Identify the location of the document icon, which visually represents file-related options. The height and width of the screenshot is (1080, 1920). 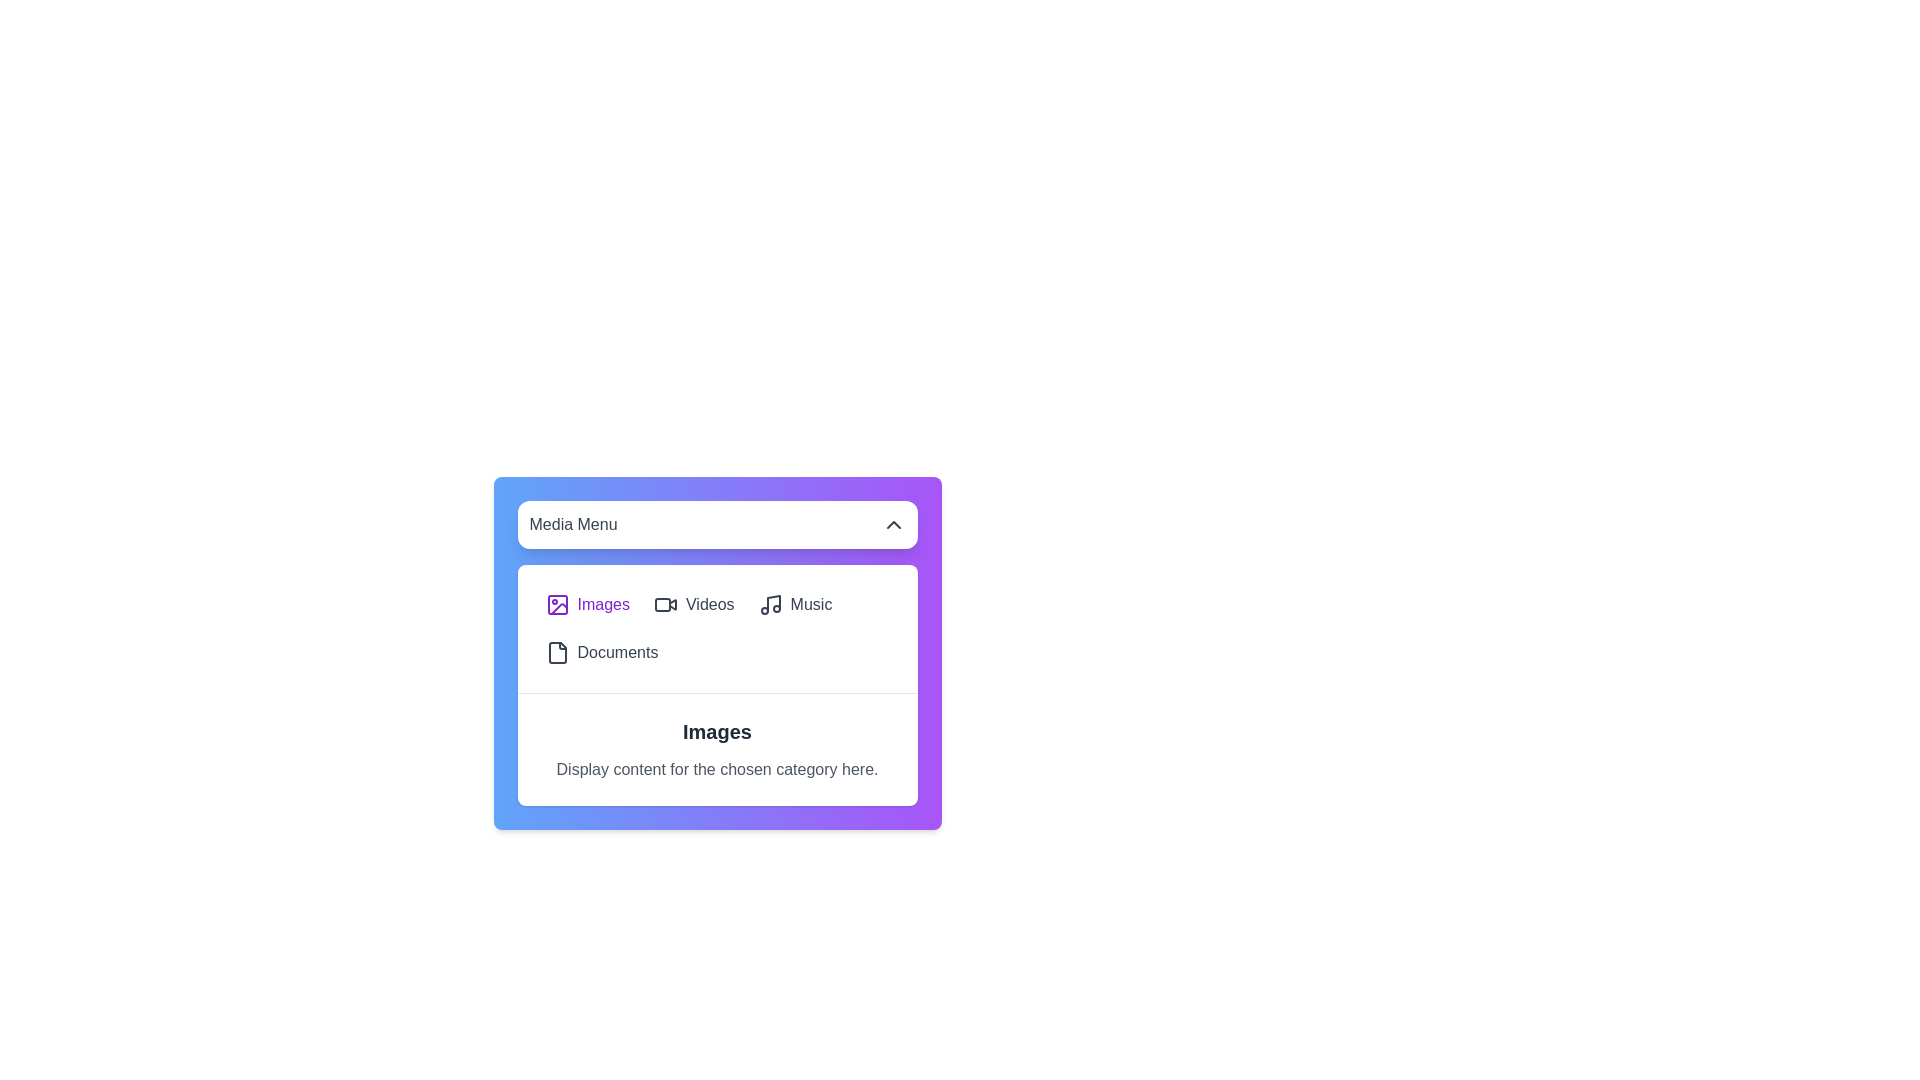
(557, 652).